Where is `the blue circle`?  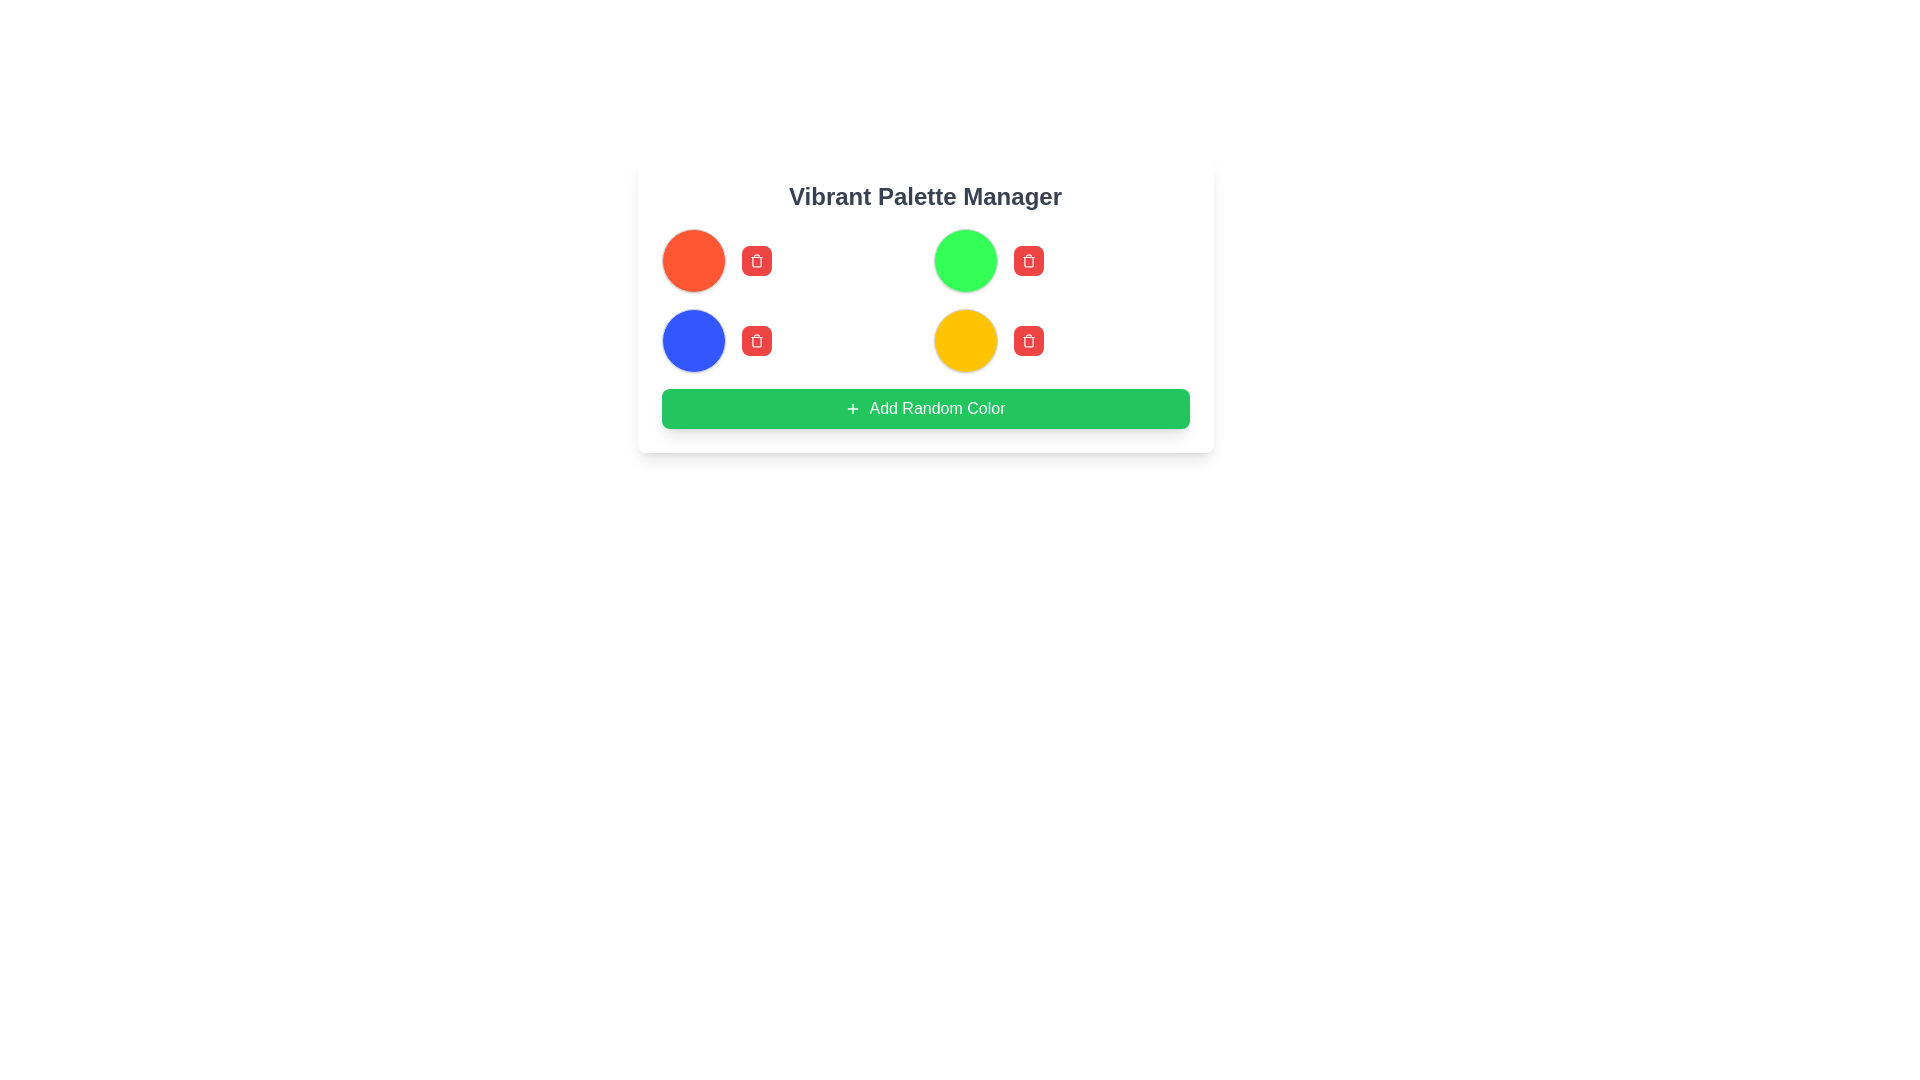
the blue circle is located at coordinates (788, 339).